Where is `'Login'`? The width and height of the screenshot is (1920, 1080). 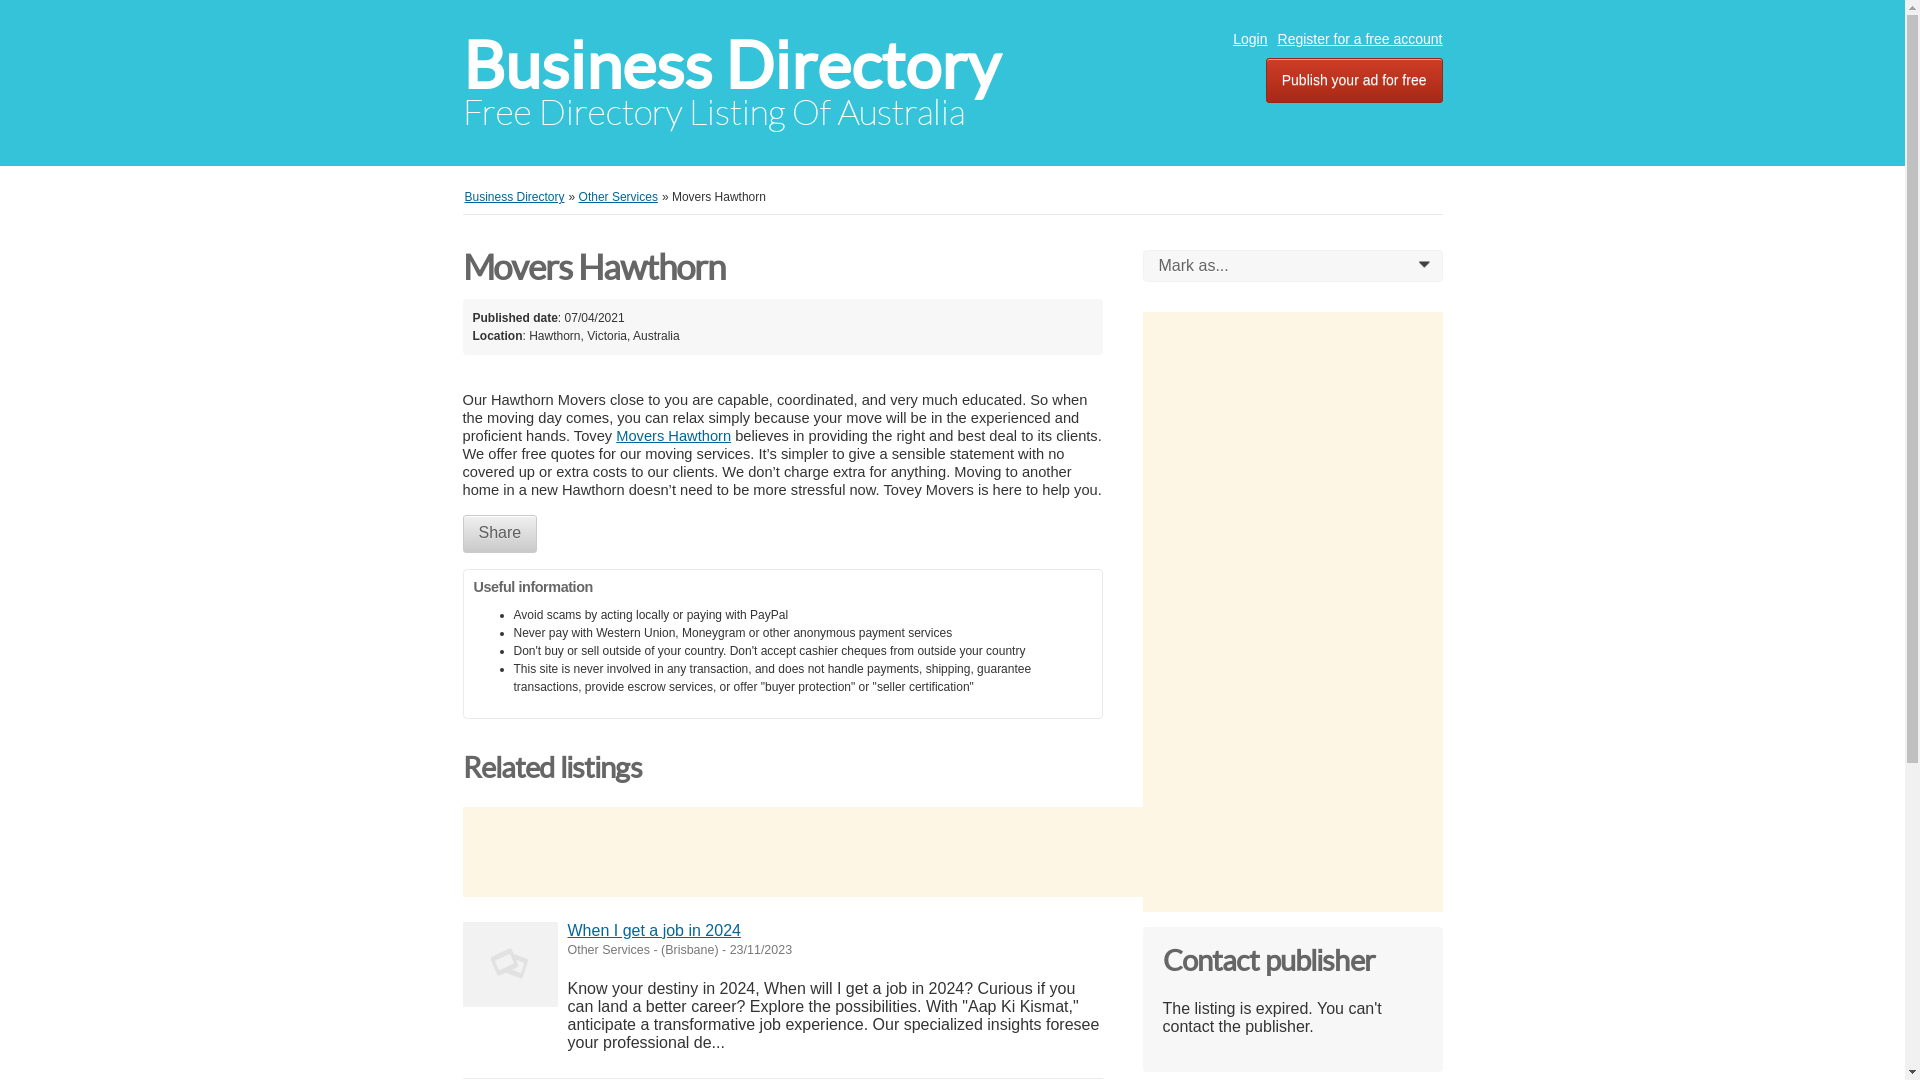
'Login' is located at coordinates (1248, 38).